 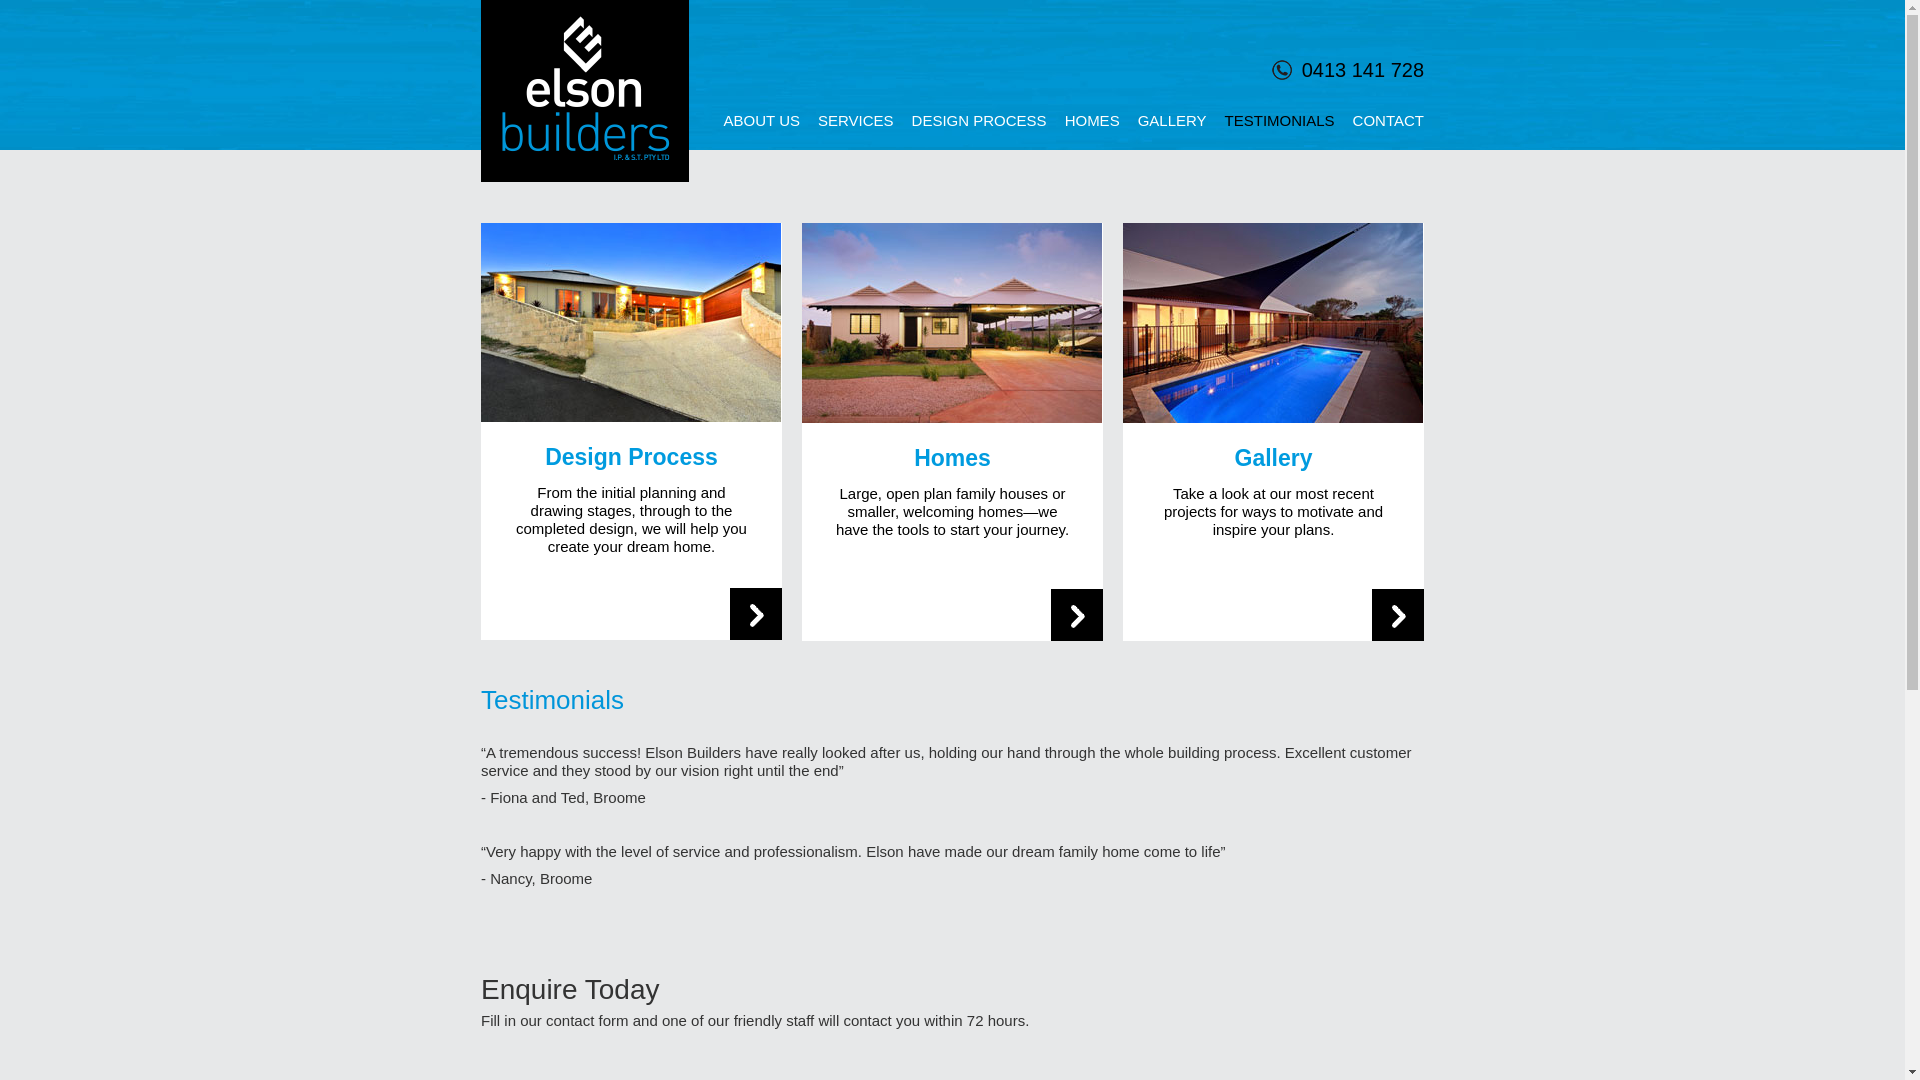 What do you see at coordinates (761, 120) in the screenshot?
I see `'ABOUT US'` at bounding box center [761, 120].